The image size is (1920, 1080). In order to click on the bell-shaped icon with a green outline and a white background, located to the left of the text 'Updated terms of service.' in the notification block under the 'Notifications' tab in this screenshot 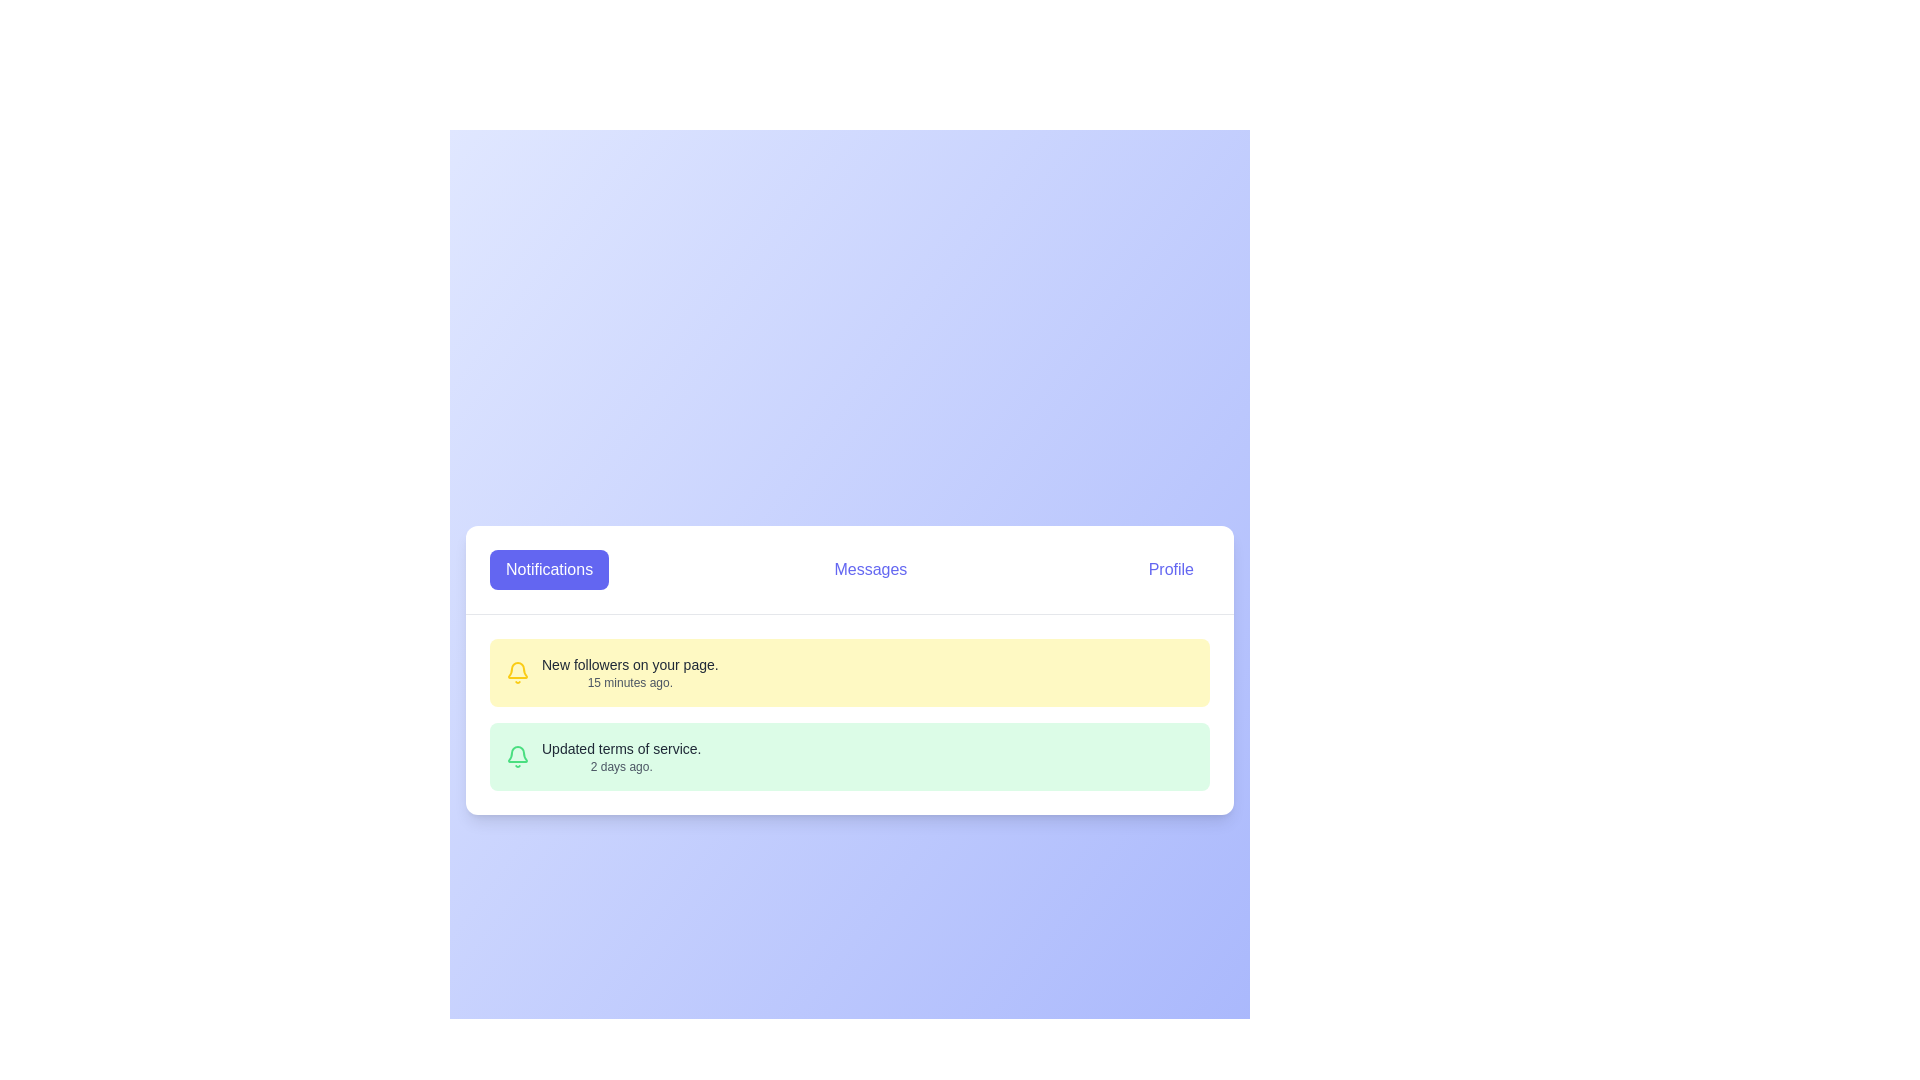, I will do `click(518, 756)`.